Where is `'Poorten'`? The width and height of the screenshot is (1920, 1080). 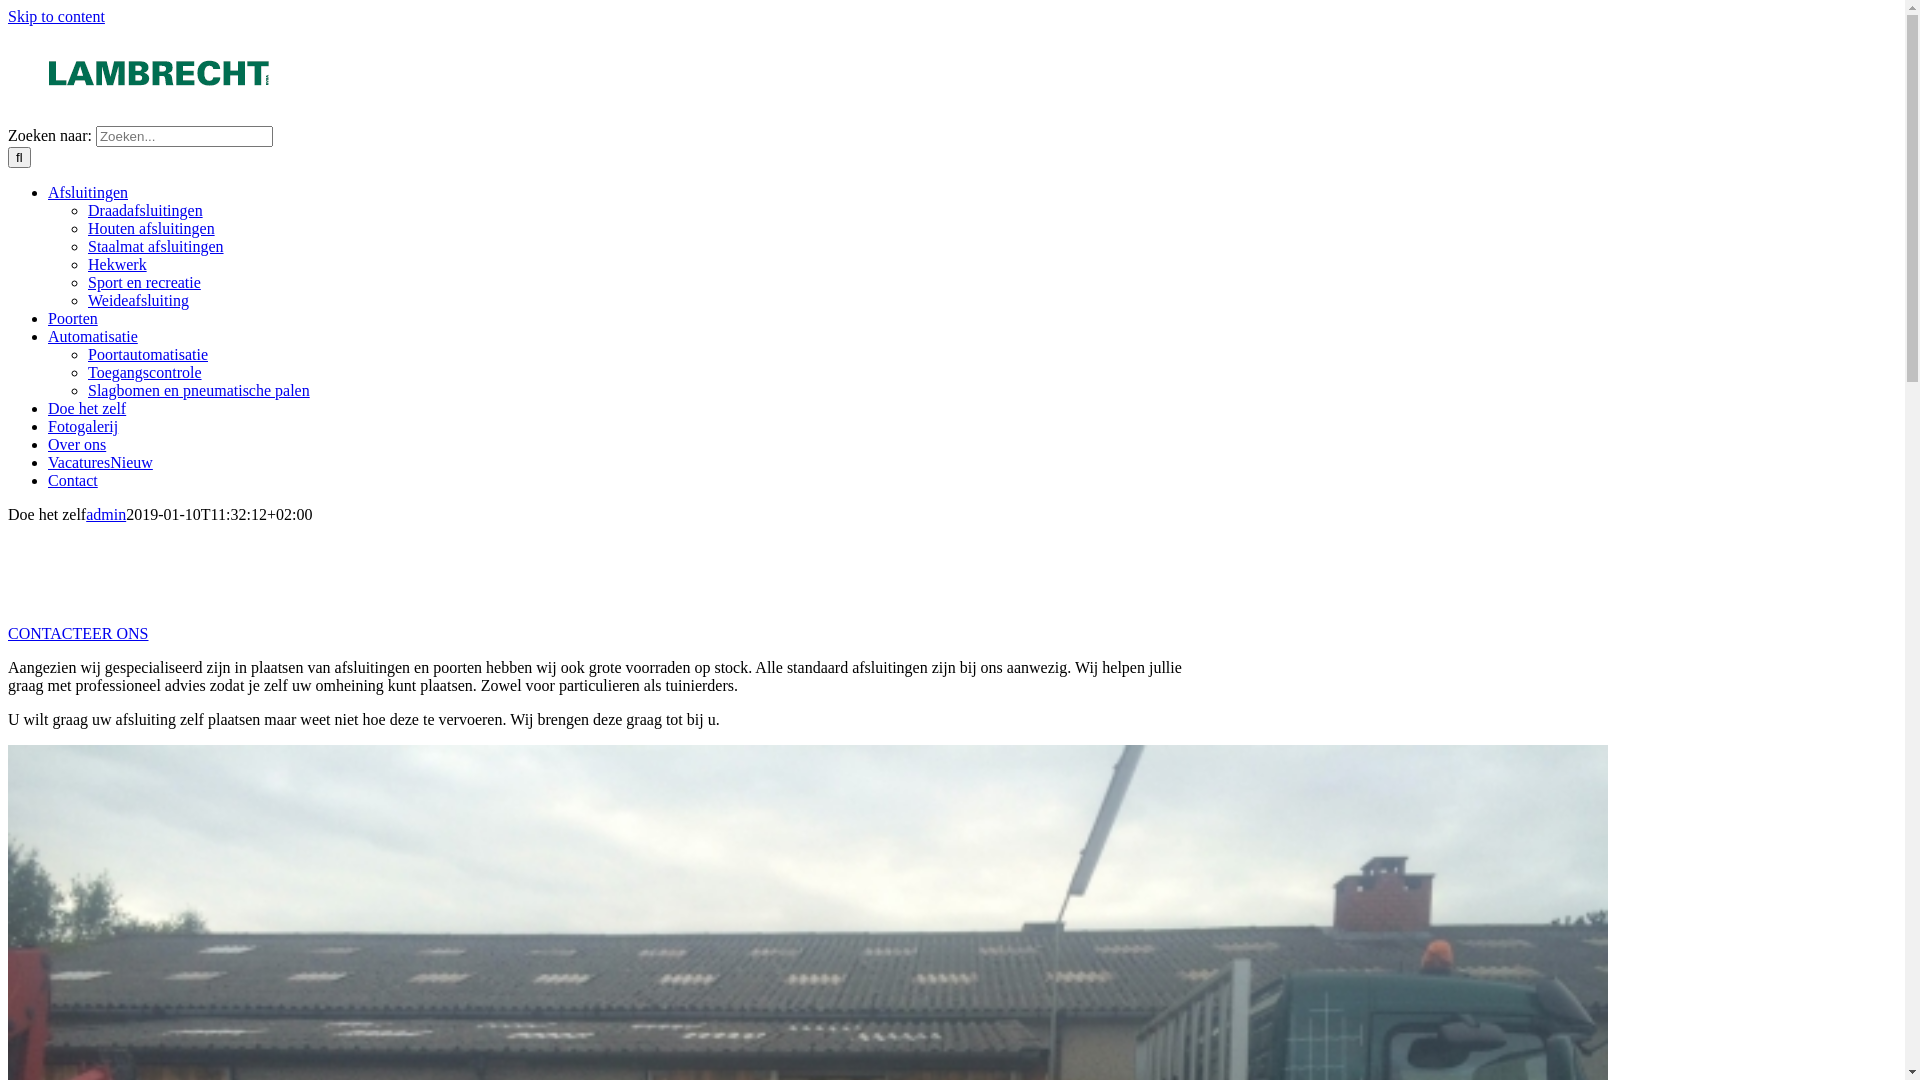 'Poorten' is located at coordinates (72, 317).